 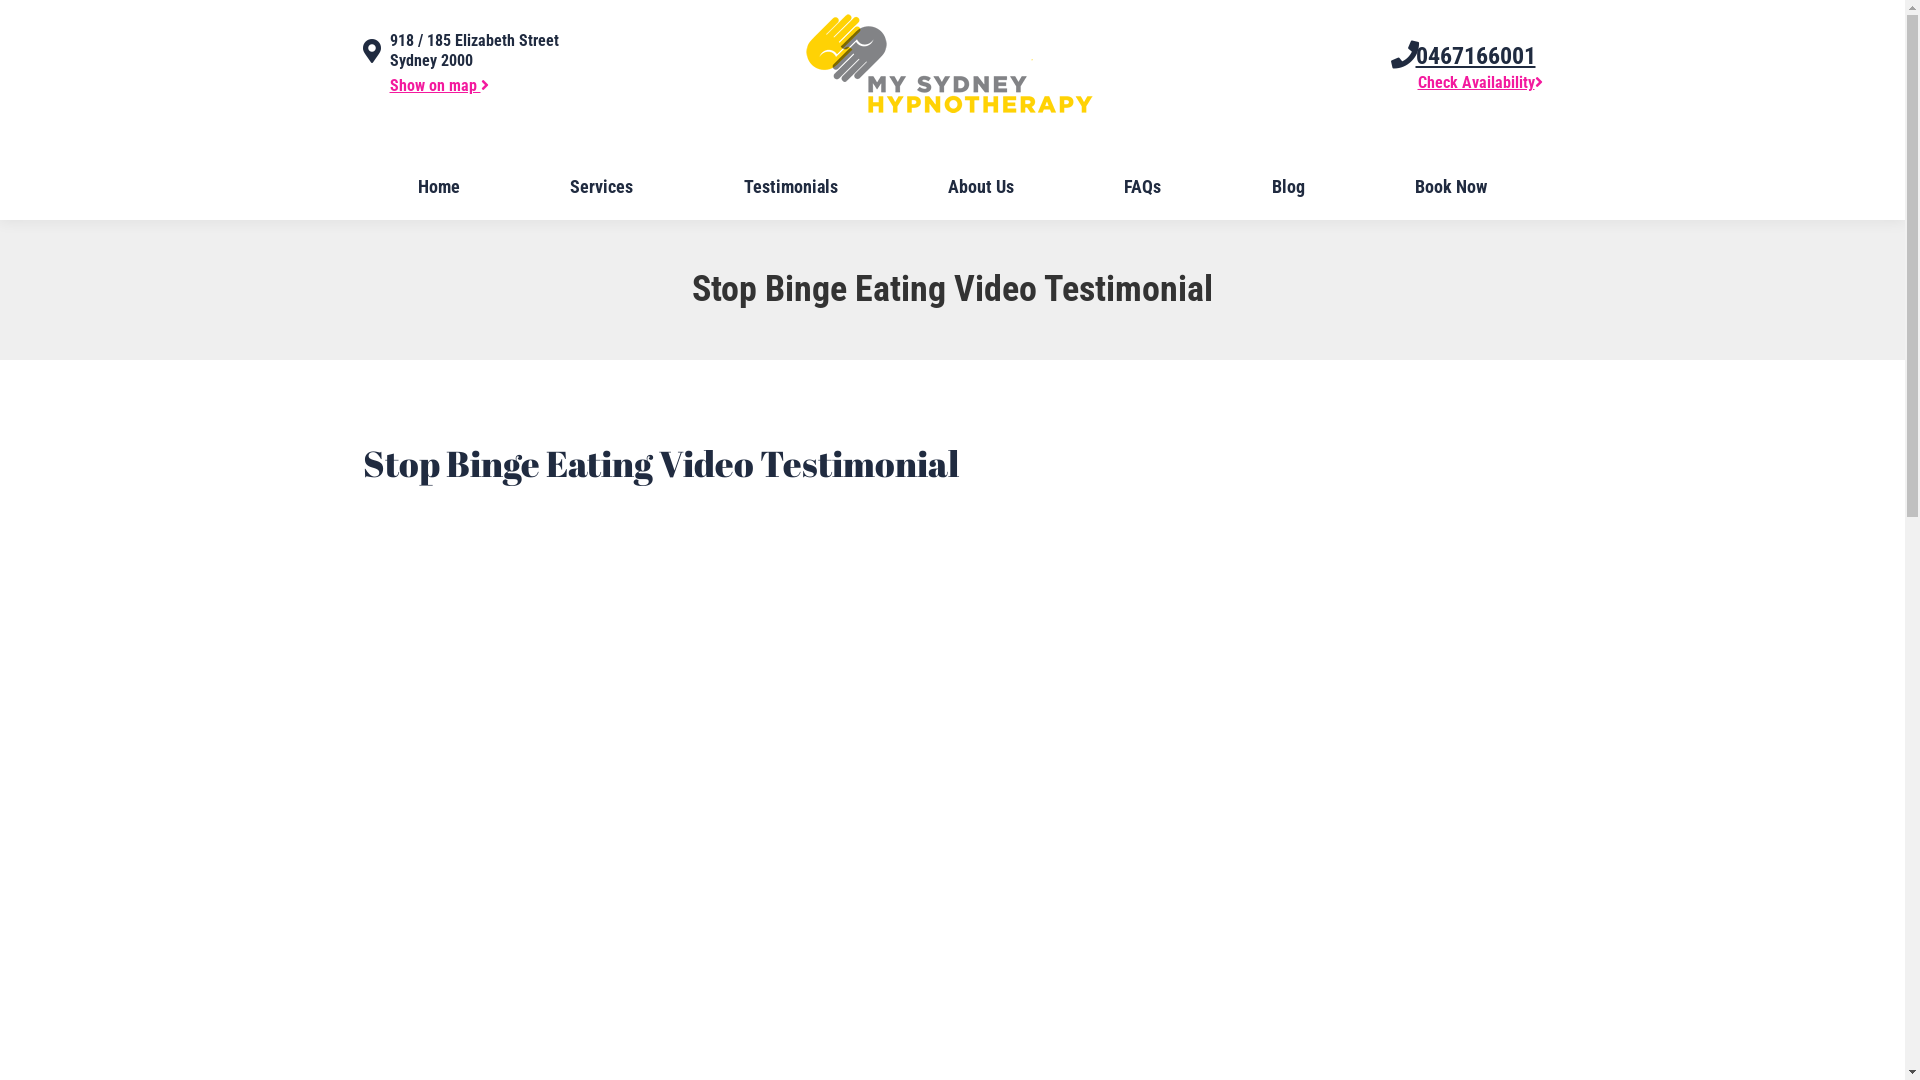 I want to click on 'About Us', so click(x=980, y=186).